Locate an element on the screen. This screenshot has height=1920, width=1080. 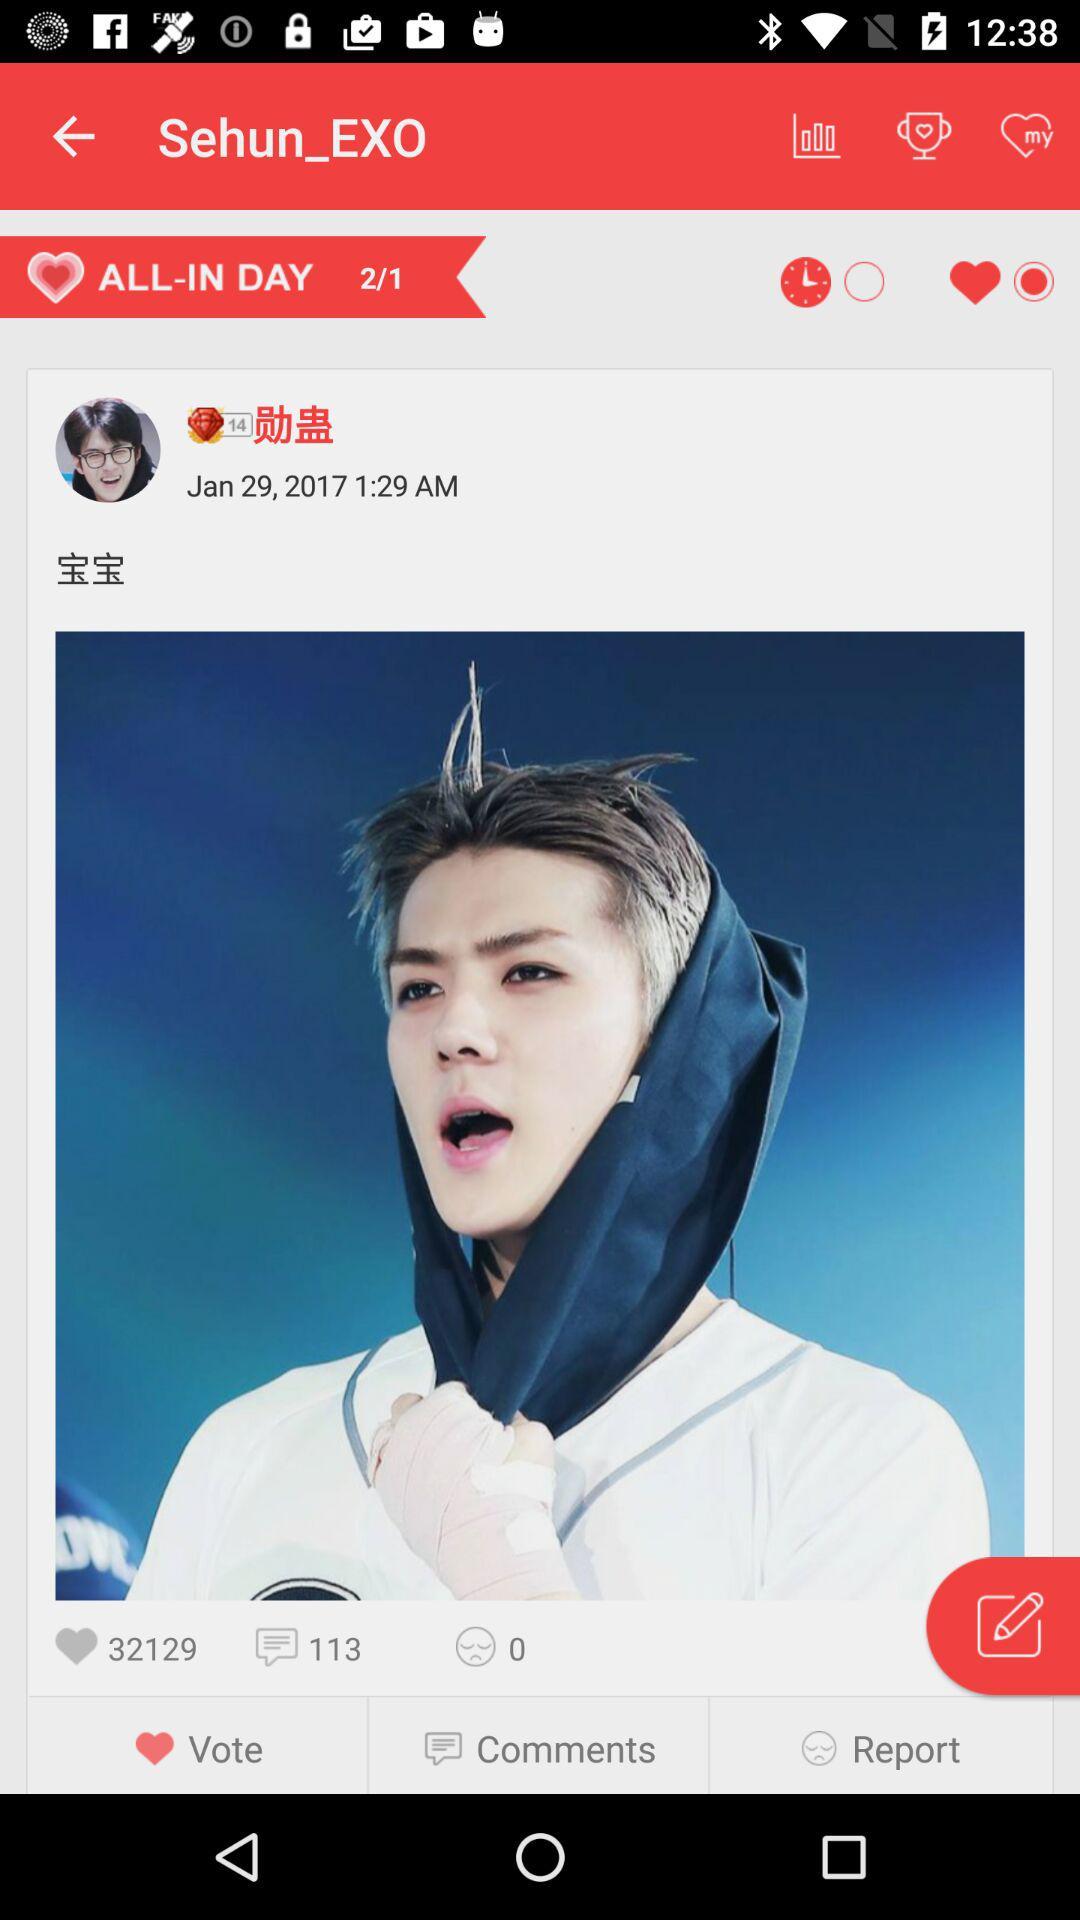
app next to the sehun_exo is located at coordinates (72, 135).